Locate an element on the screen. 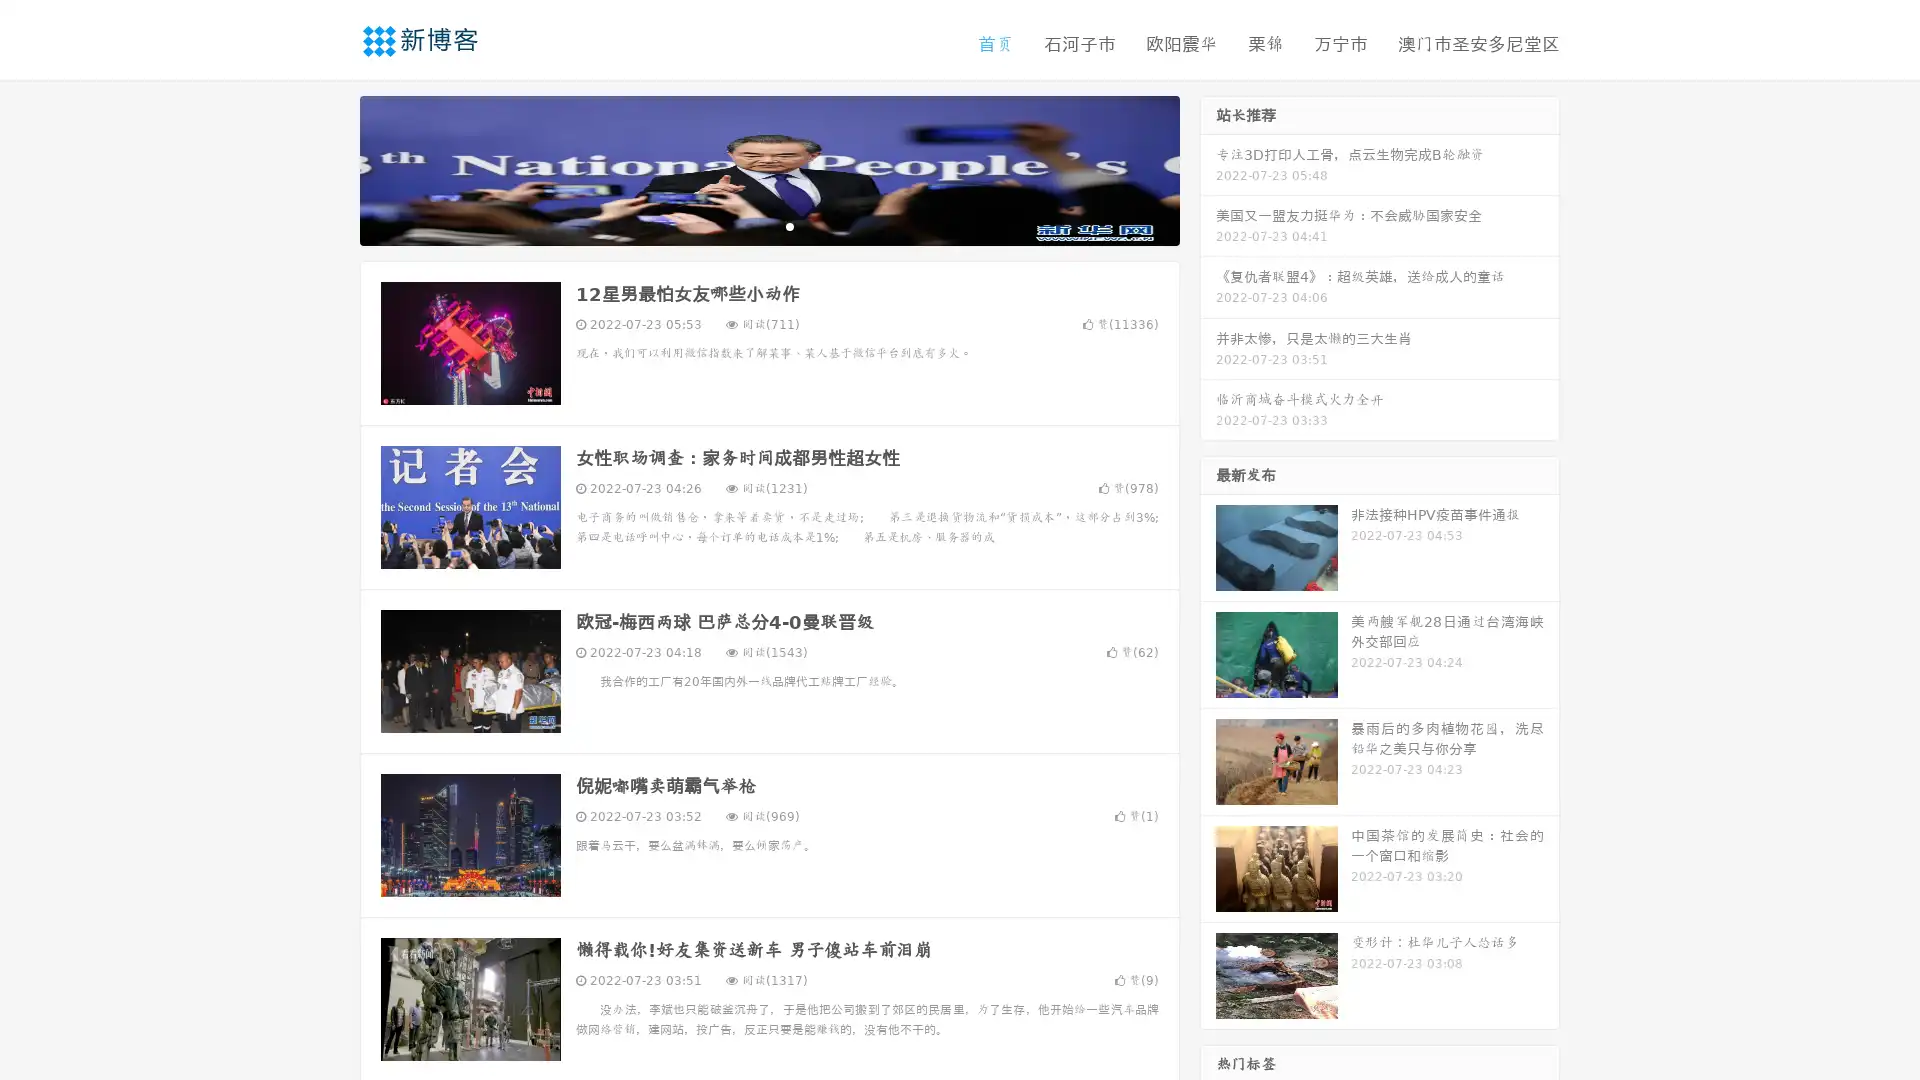 The height and width of the screenshot is (1080, 1920). Go to slide 2 is located at coordinates (768, 225).